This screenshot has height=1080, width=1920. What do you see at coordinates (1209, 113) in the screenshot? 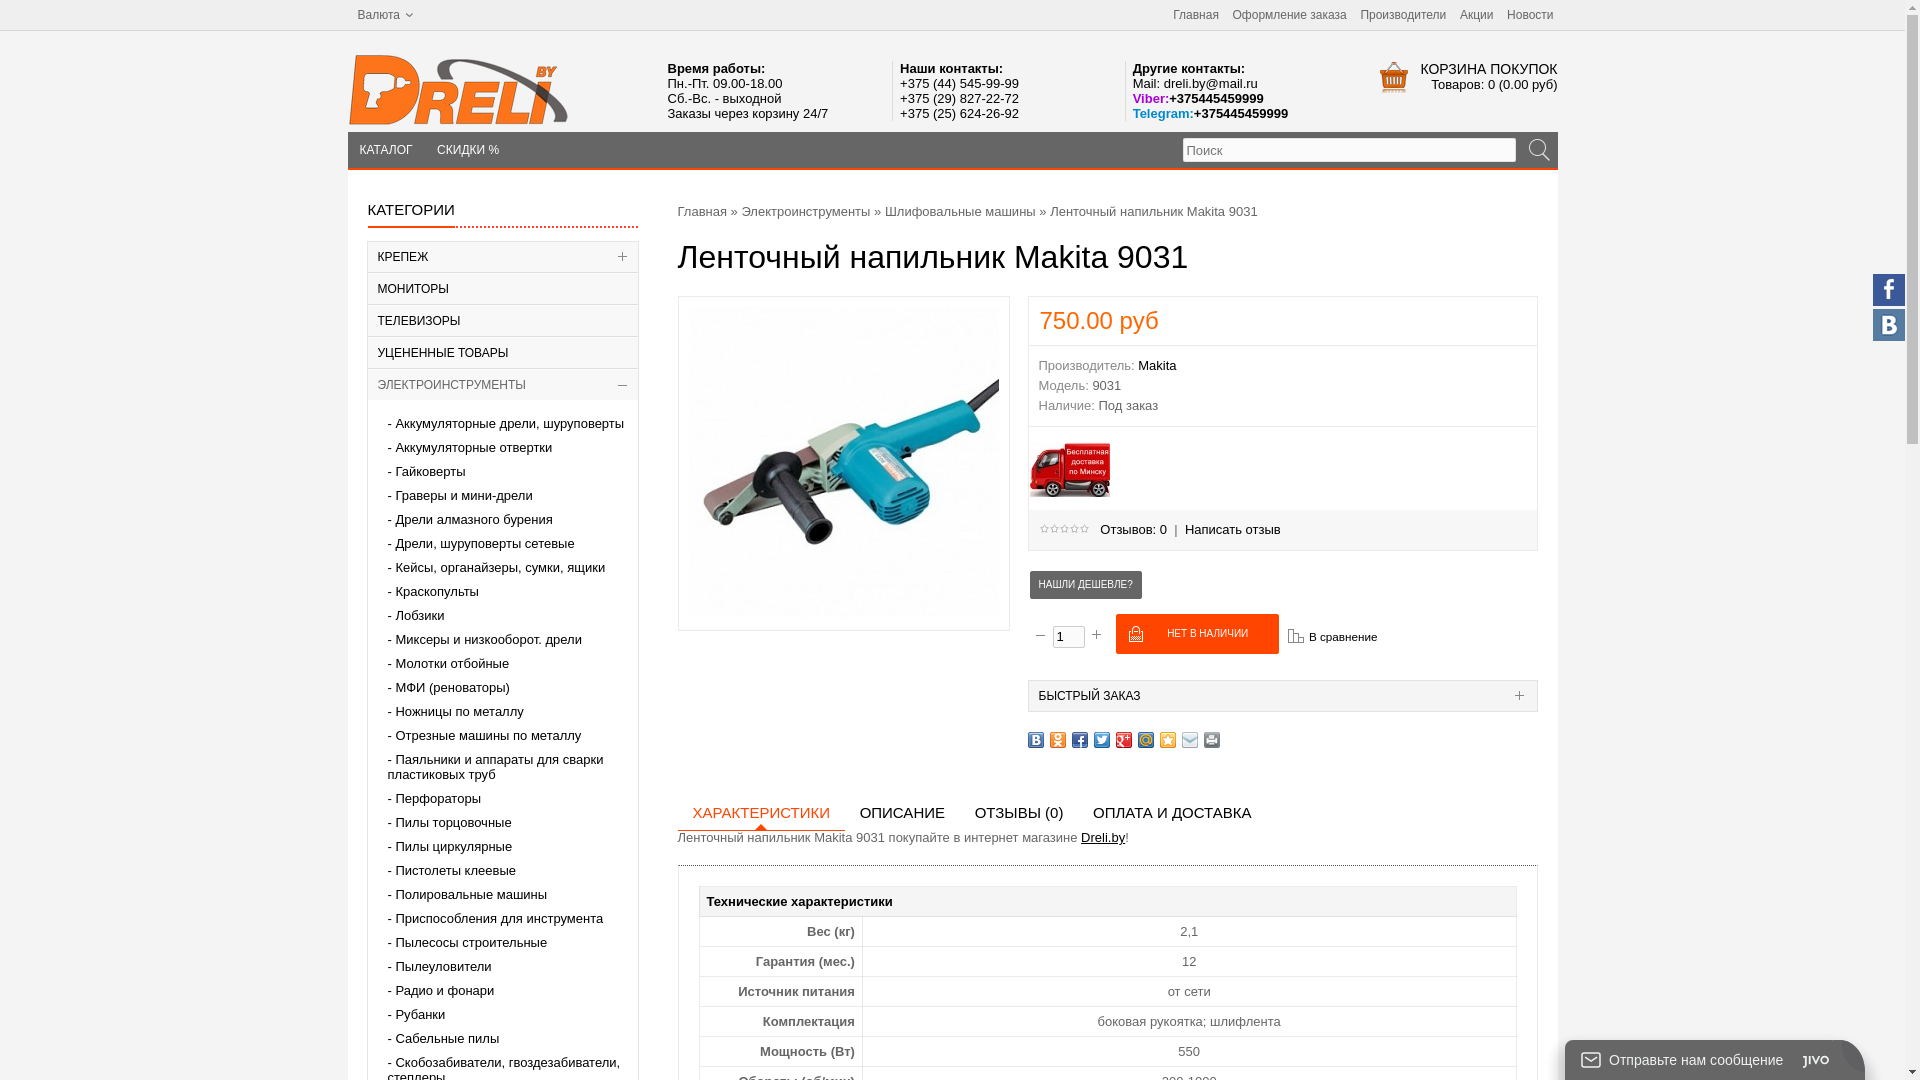
I see `'Telegram:+375445459999'` at bounding box center [1209, 113].